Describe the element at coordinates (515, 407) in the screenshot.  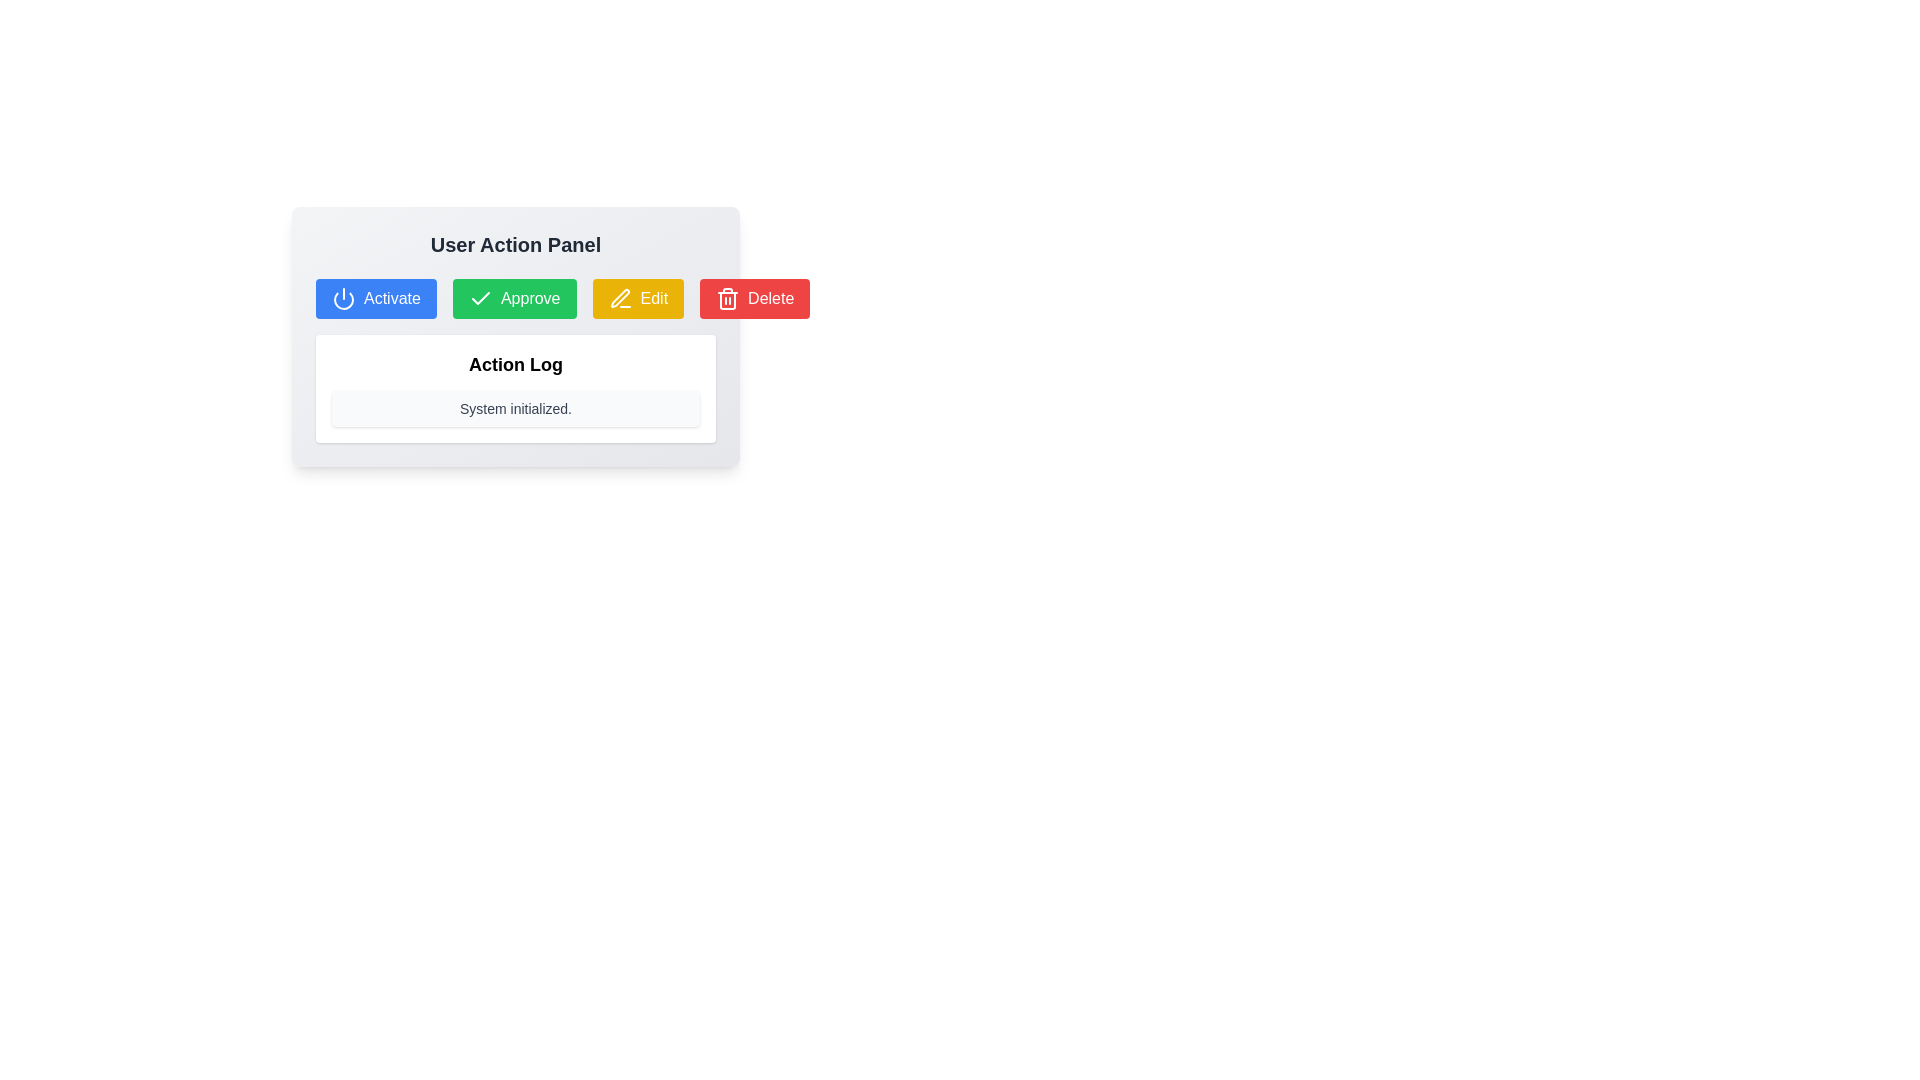
I see `the text label that reads 'System initialized.' which is styled with a light gray background and is located below the 'Action Log' heading` at that location.